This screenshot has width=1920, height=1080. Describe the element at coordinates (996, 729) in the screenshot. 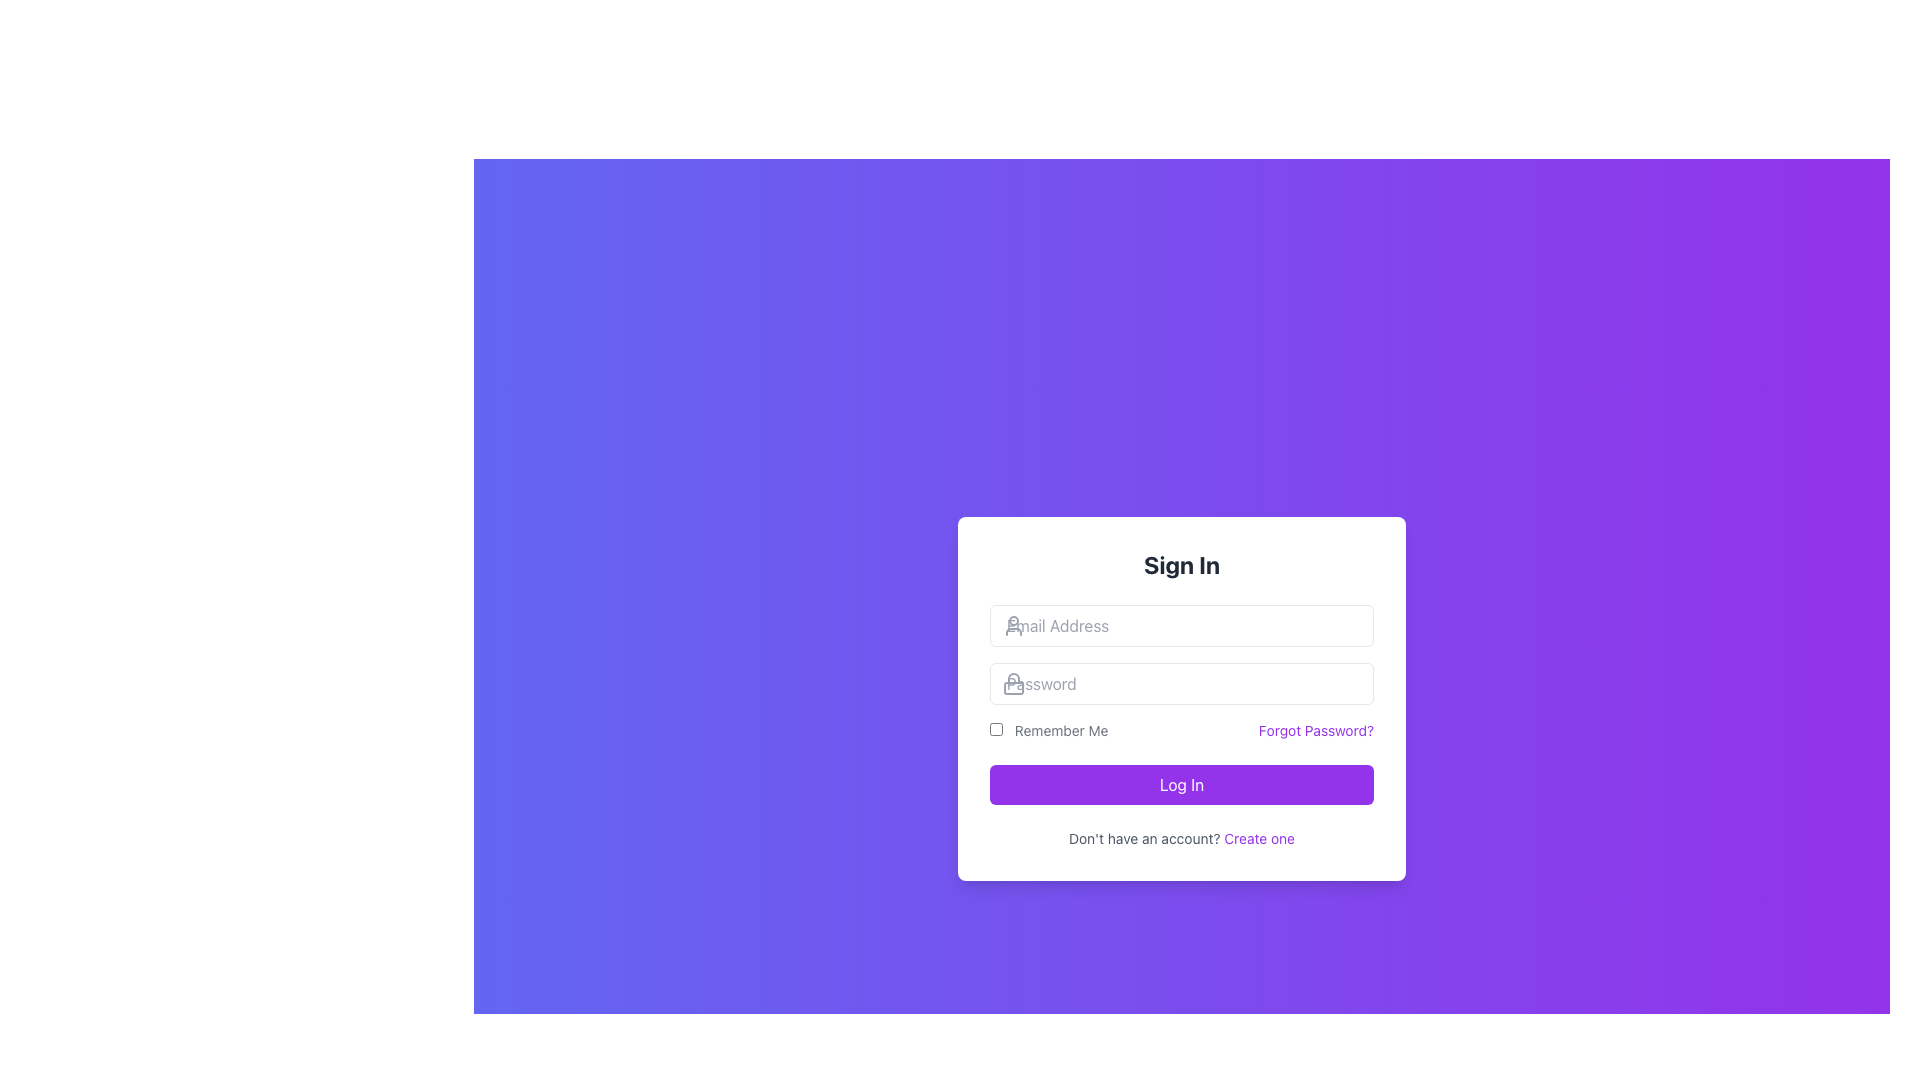

I see `the 'Remember Me' checkbox` at that location.